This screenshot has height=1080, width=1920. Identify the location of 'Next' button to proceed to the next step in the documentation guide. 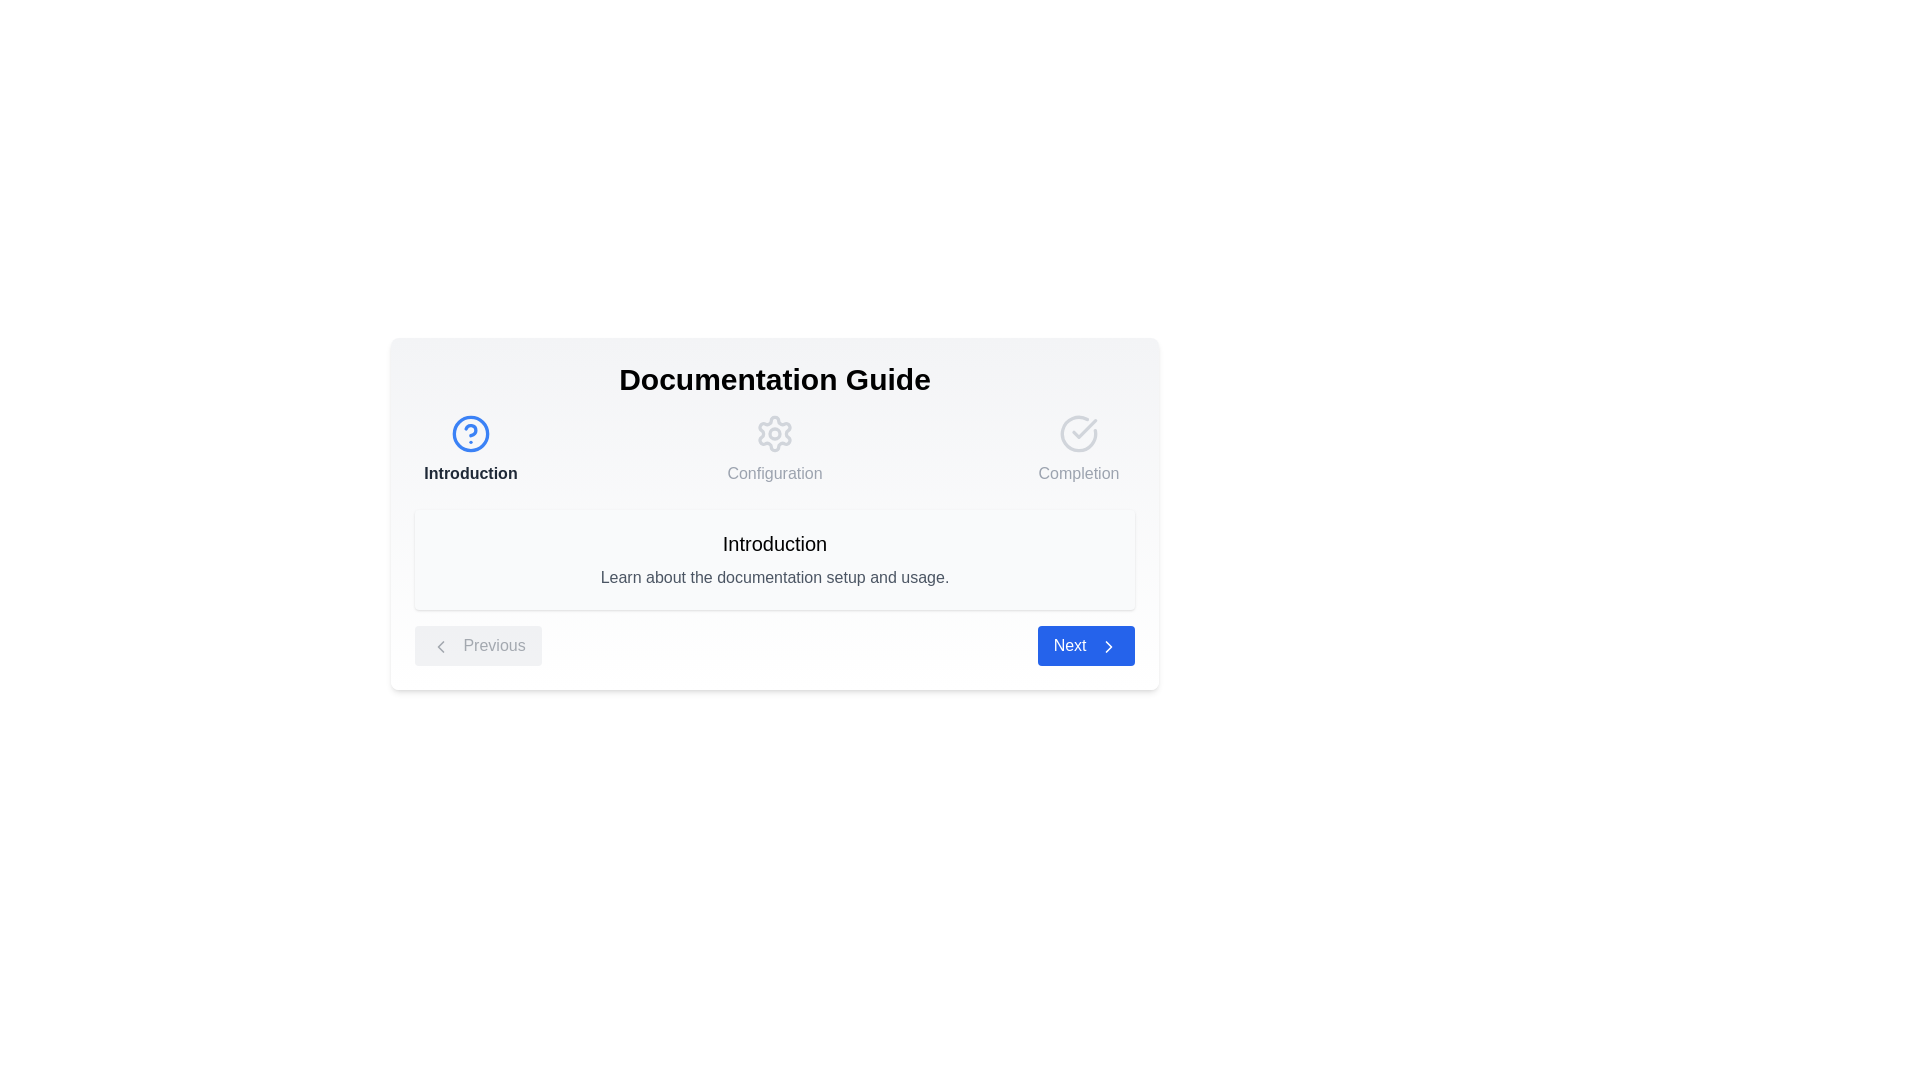
(1084, 645).